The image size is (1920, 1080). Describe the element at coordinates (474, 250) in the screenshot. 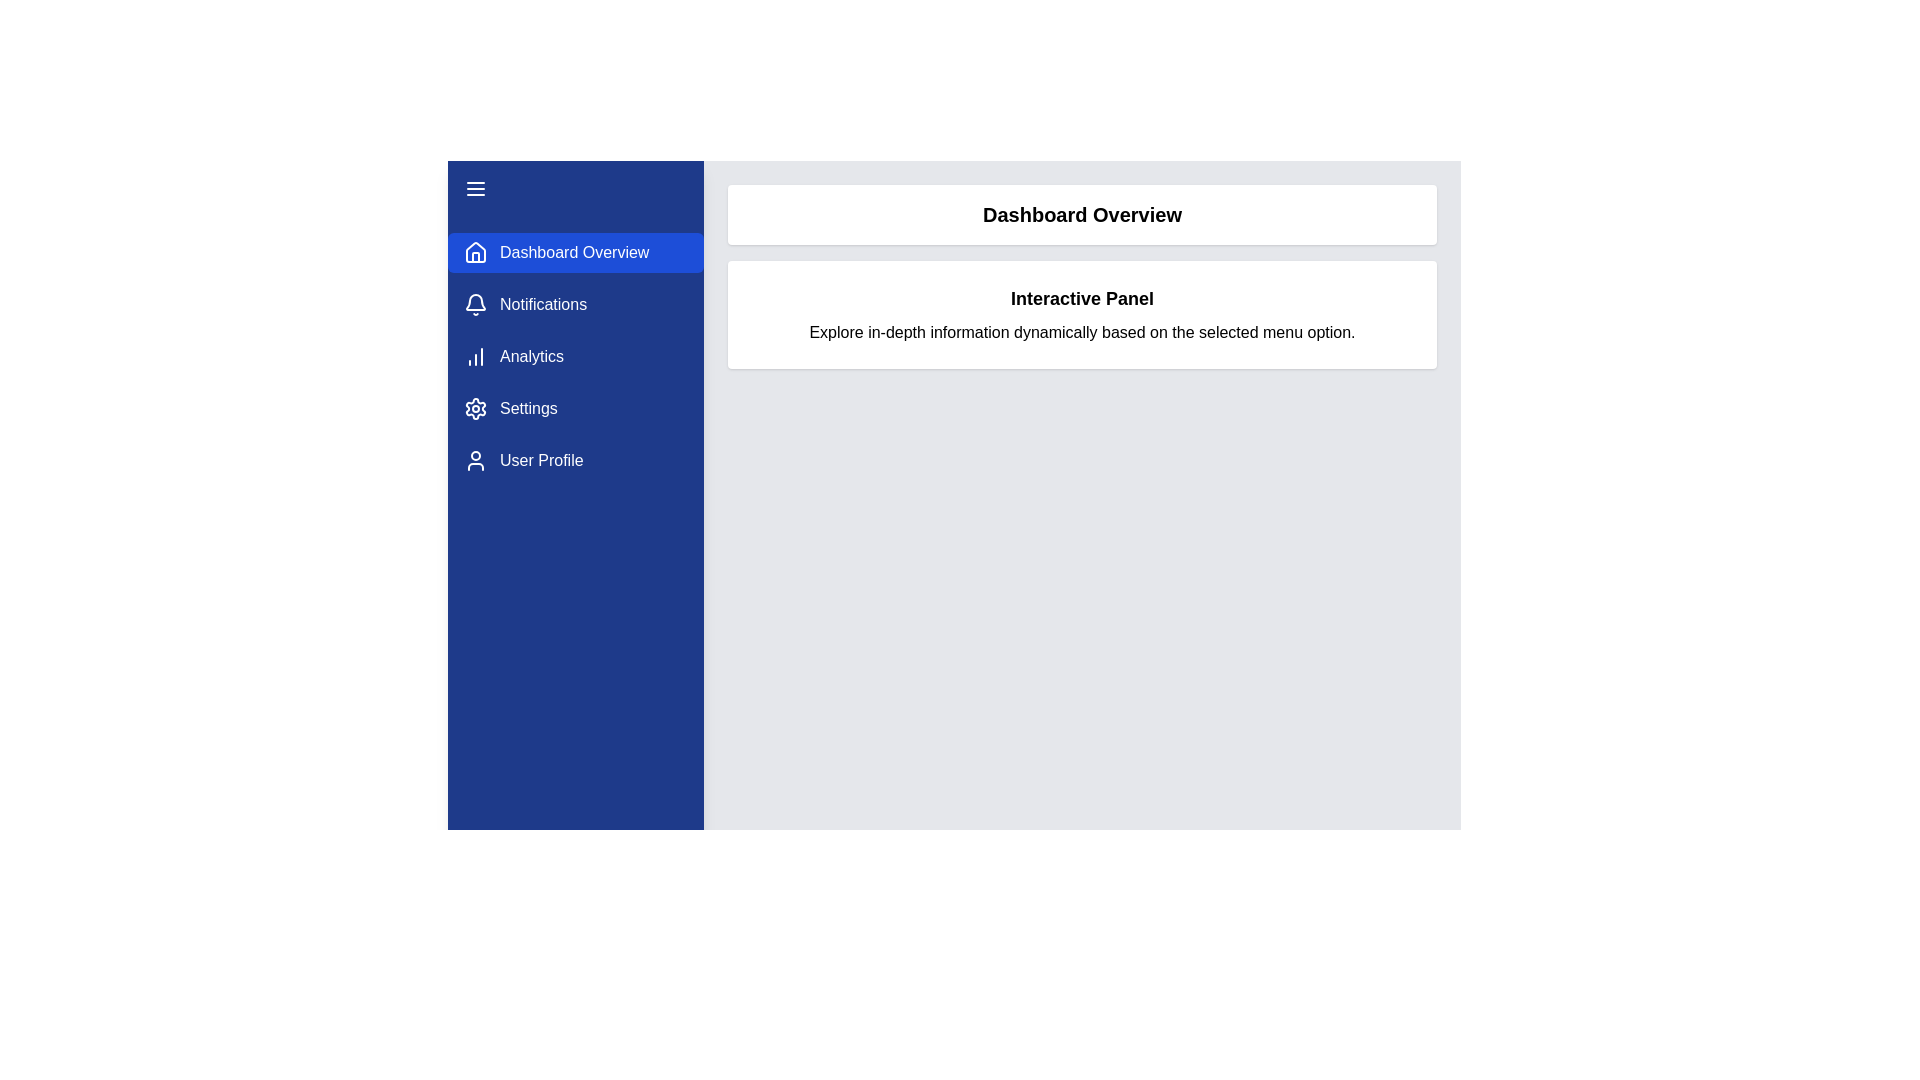

I see `the first icon in the vertical navigation menu indicating the 'Dashboard Overview' section` at that location.